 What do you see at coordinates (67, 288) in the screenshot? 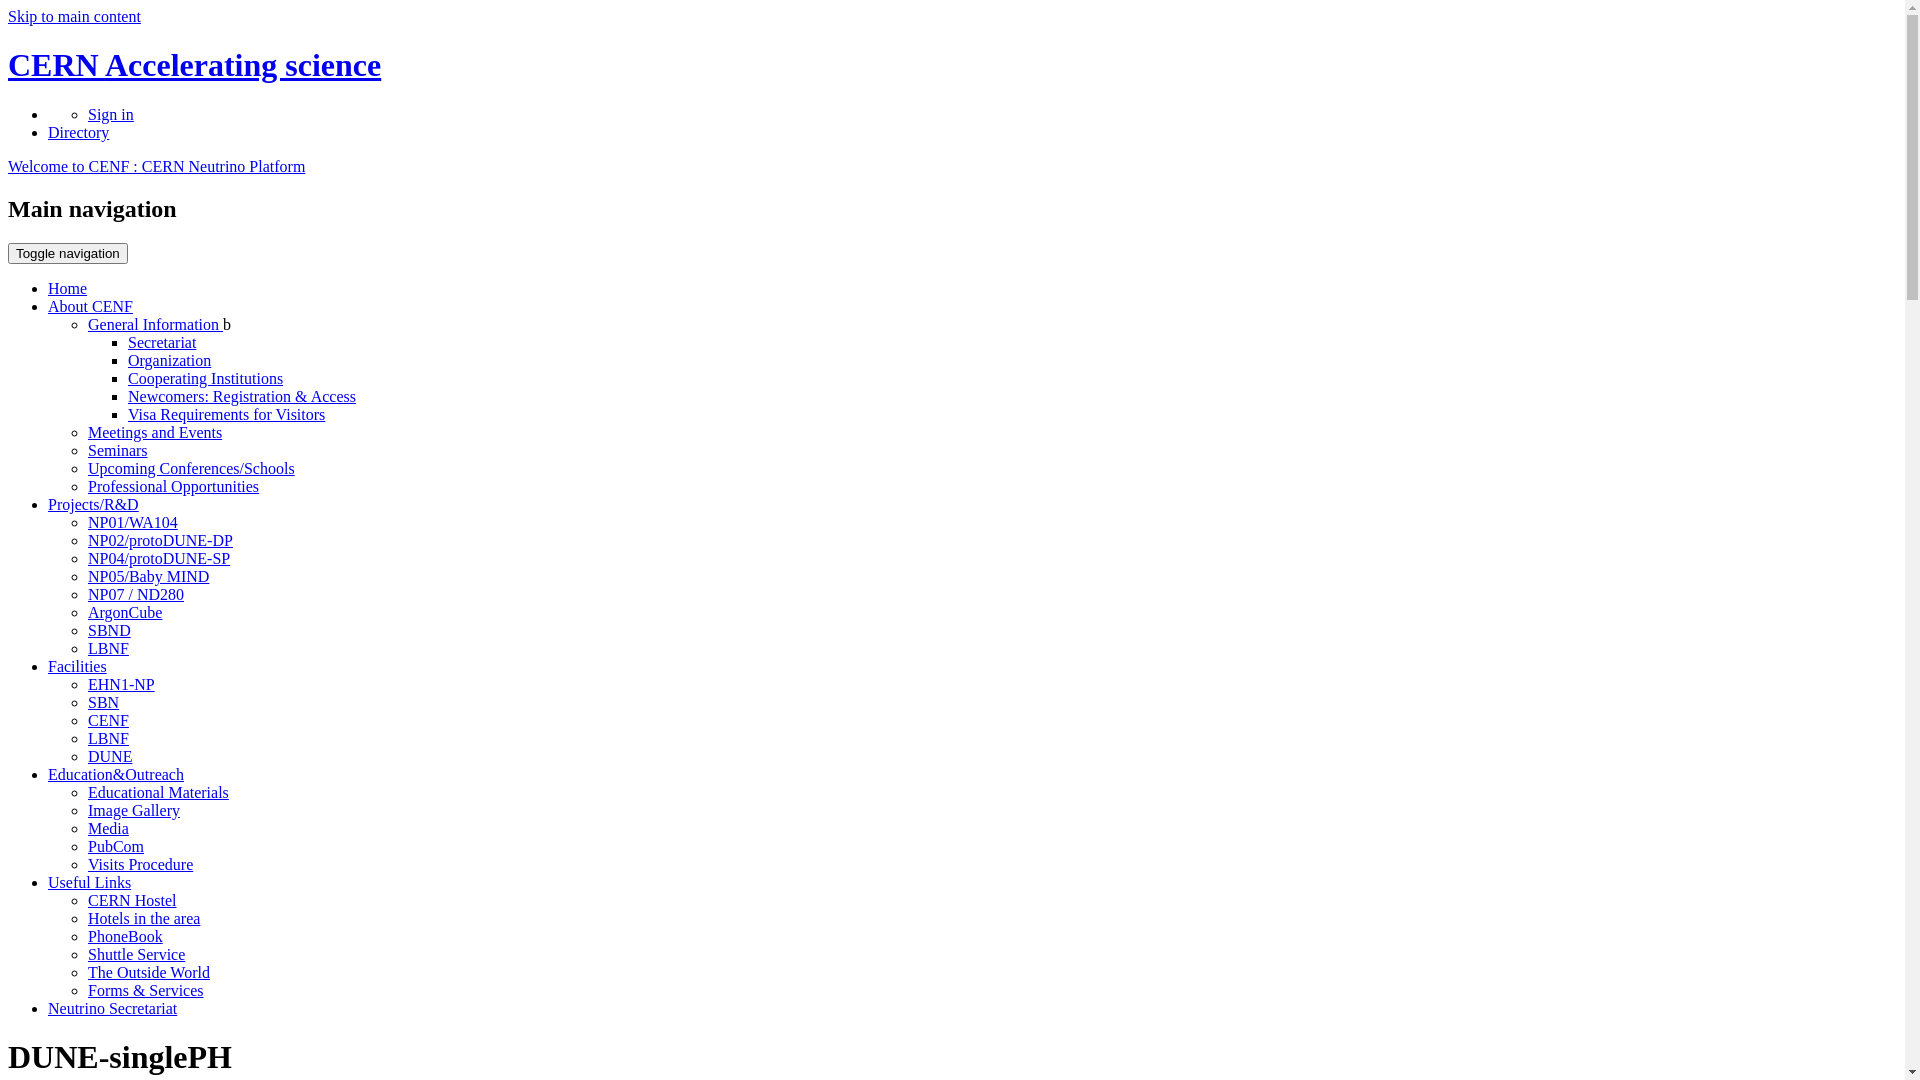
I see `'Home'` at bounding box center [67, 288].